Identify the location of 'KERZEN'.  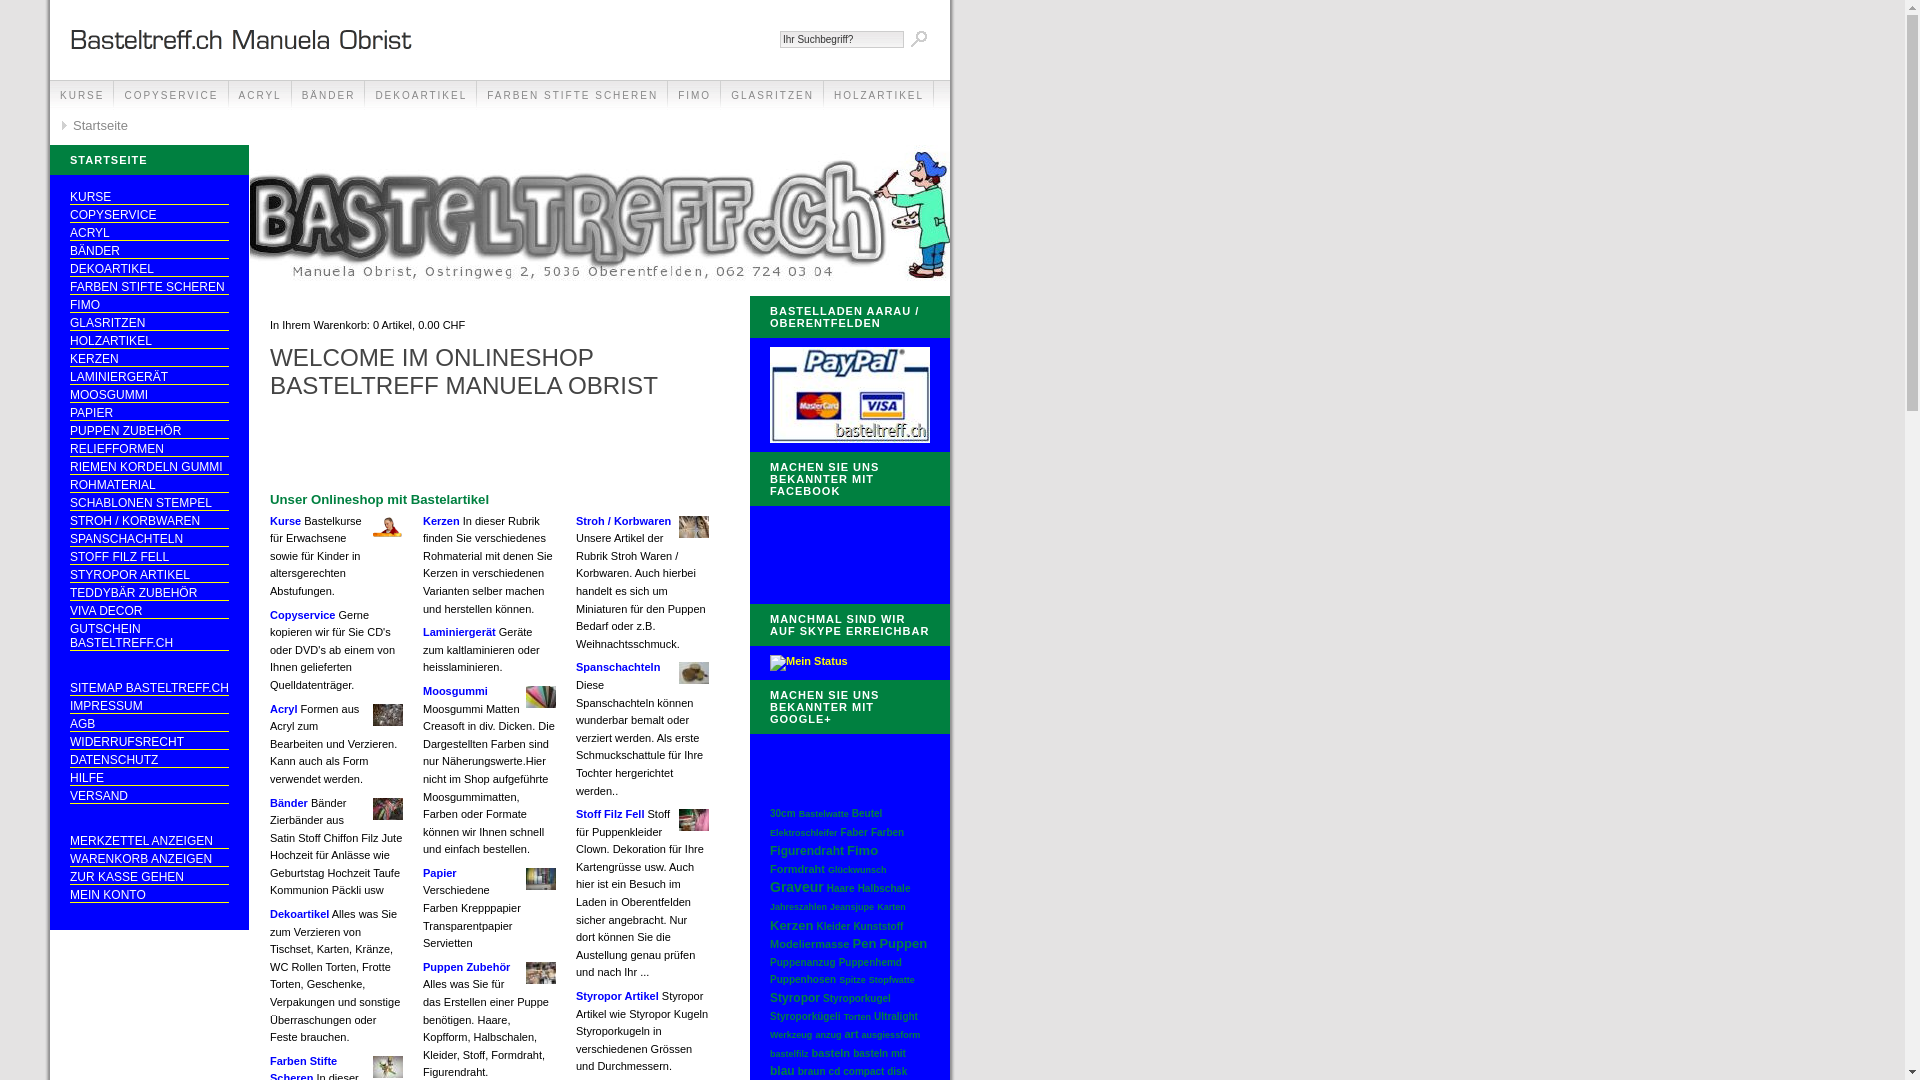
(70, 358).